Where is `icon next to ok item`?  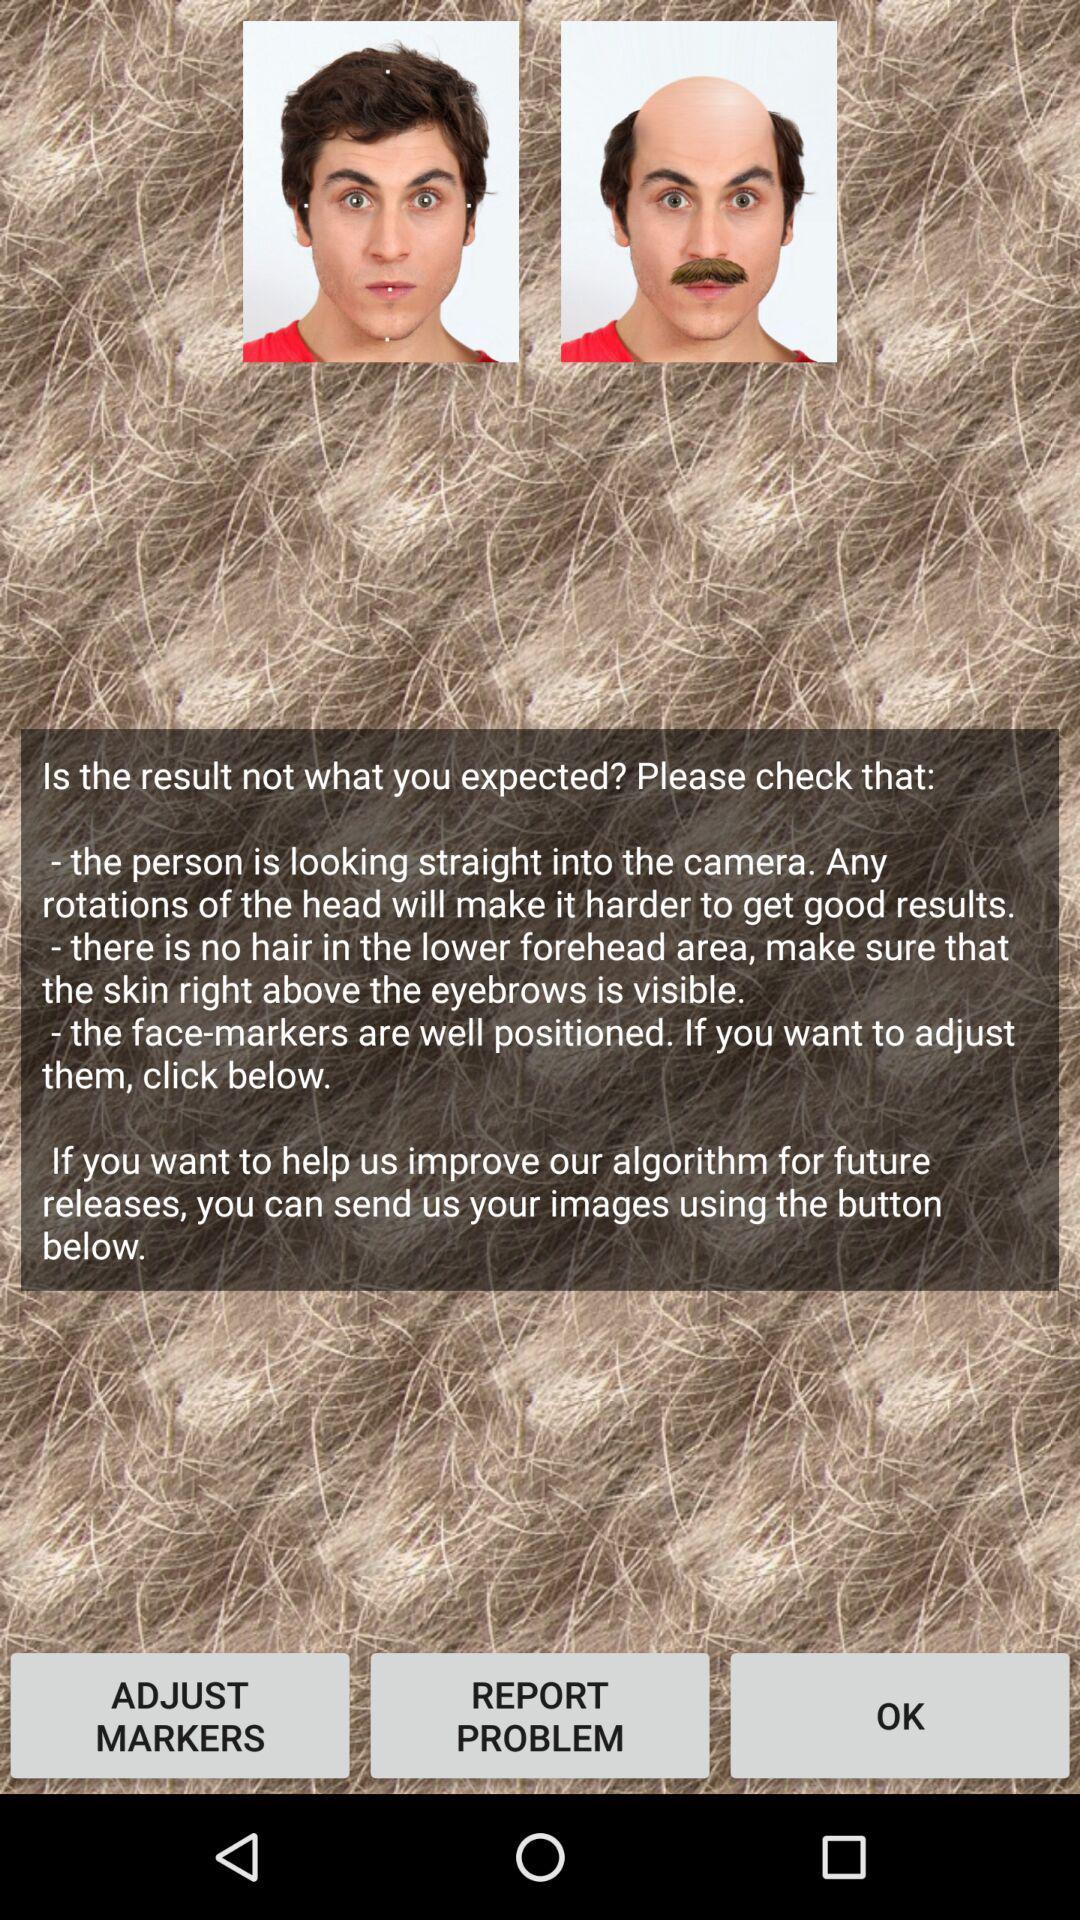 icon next to ok item is located at coordinates (540, 1714).